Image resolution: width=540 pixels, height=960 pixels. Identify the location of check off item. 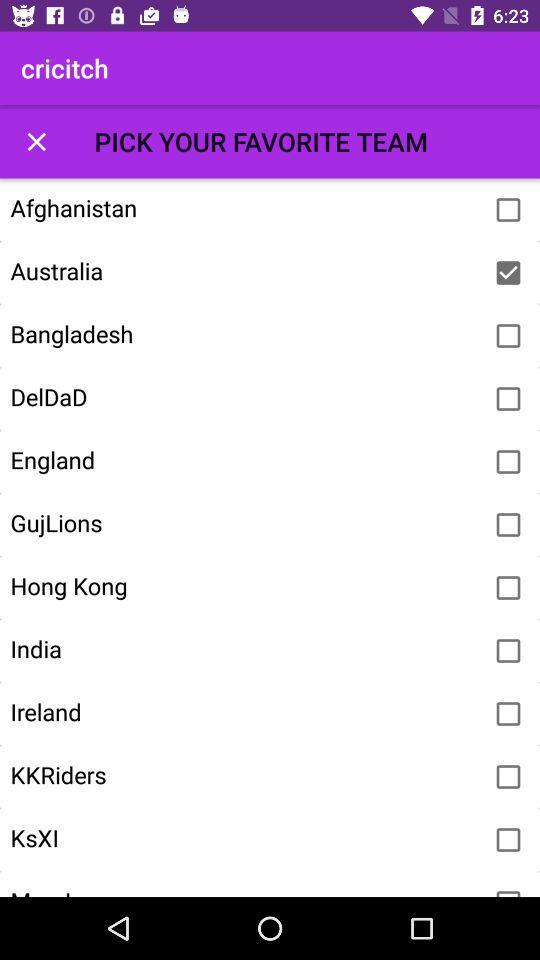
(508, 272).